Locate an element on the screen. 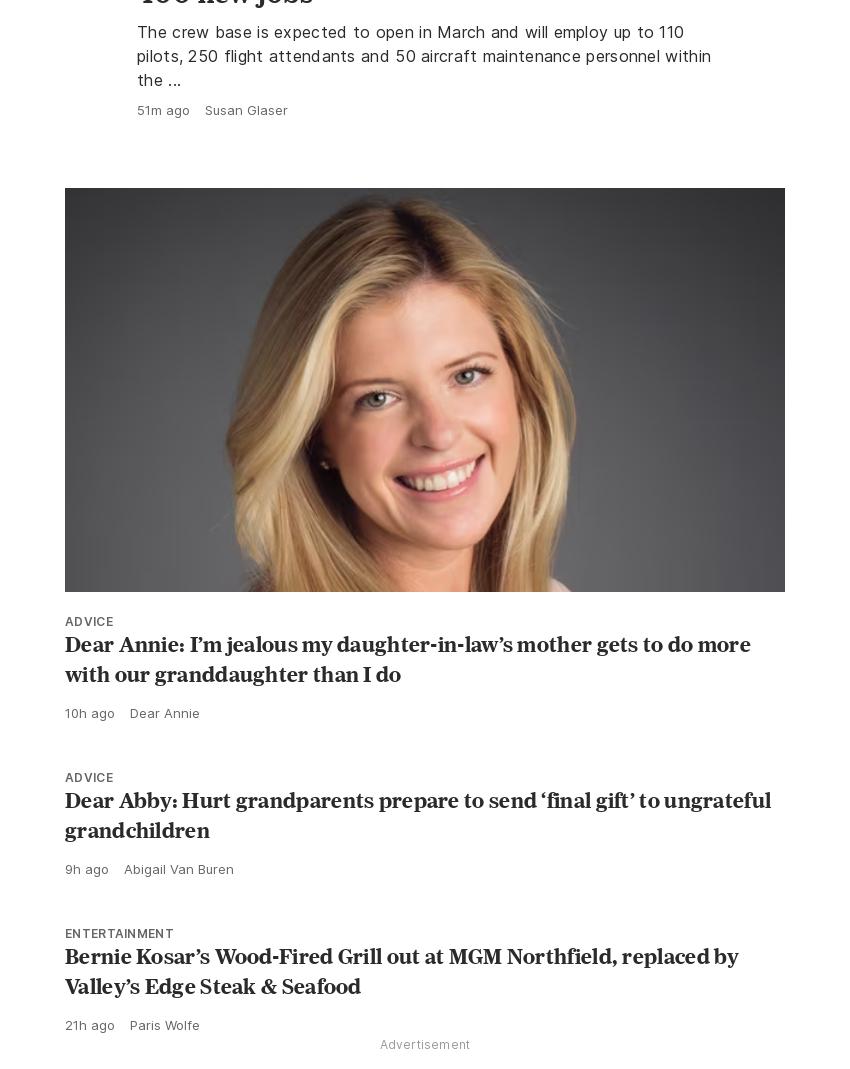 Image resolution: width=850 pixels, height=1069 pixels. 'Dear Abby: Hurt grandparents prepare to send ‘final gift’ to ungrateful grandchildren' is located at coordinates (418, 858).